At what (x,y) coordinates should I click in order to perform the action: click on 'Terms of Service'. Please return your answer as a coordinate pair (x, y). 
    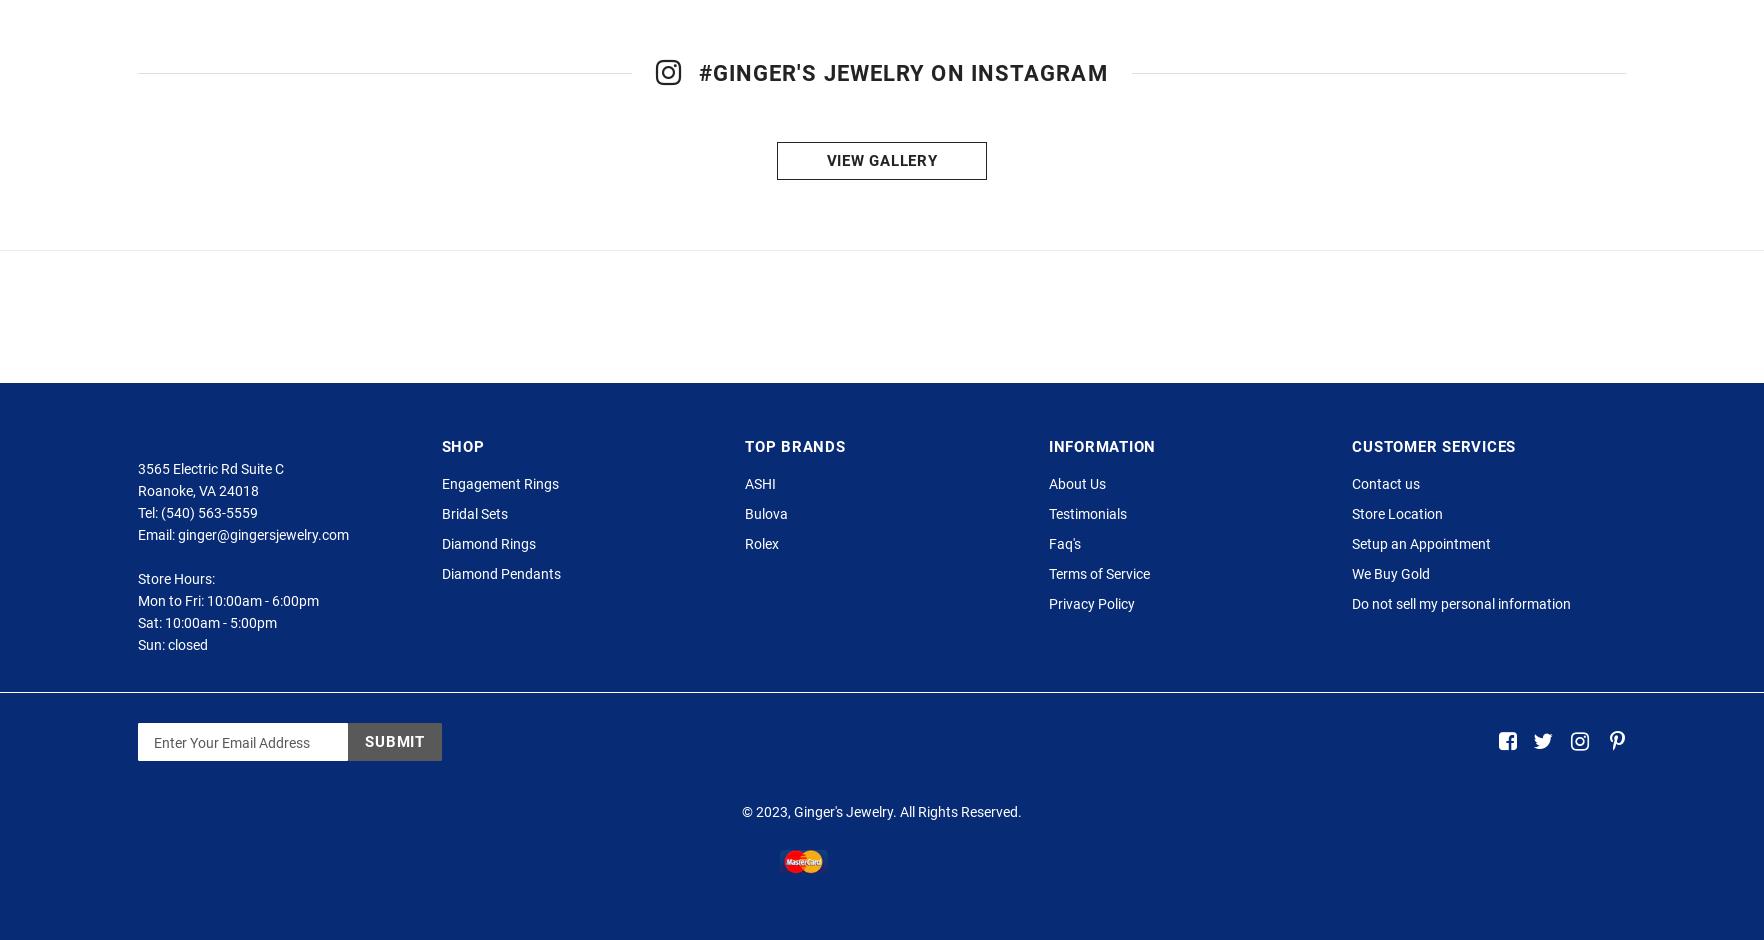
    Looking at the image, I should click on (1098, 614).